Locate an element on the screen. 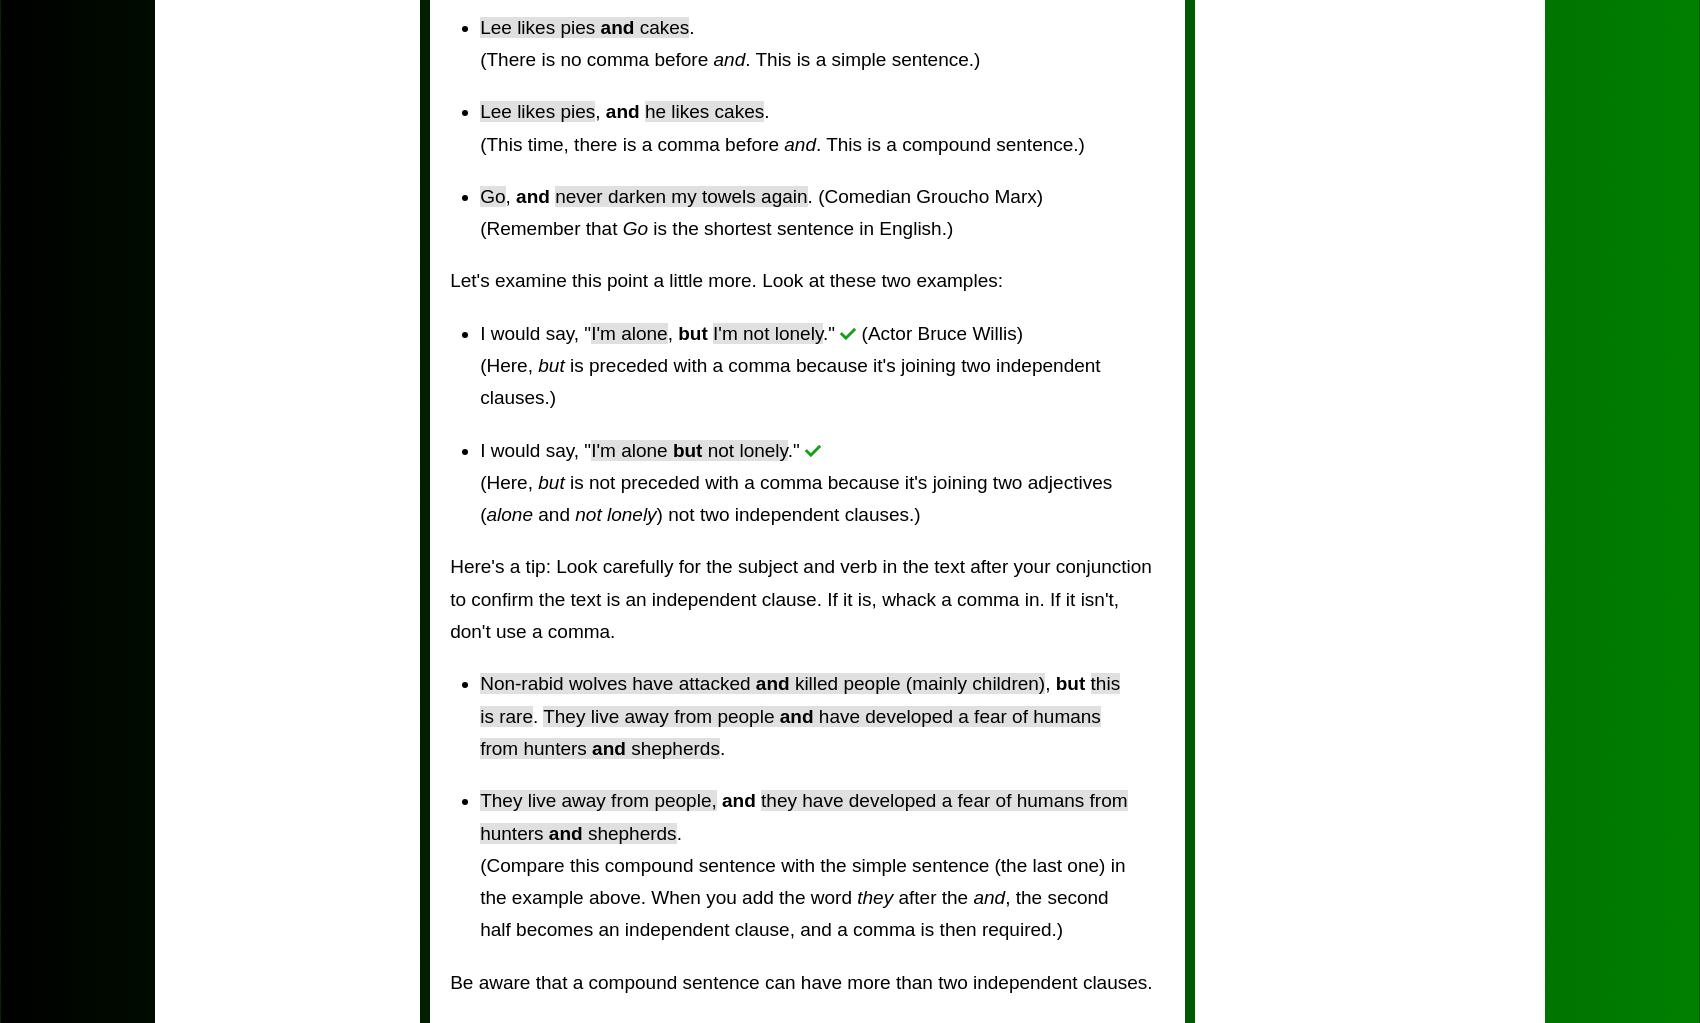 The width and height of the screenshot is (1700, 1023). '. This is a compound sentence.)' is located at coordinates (813, 142).